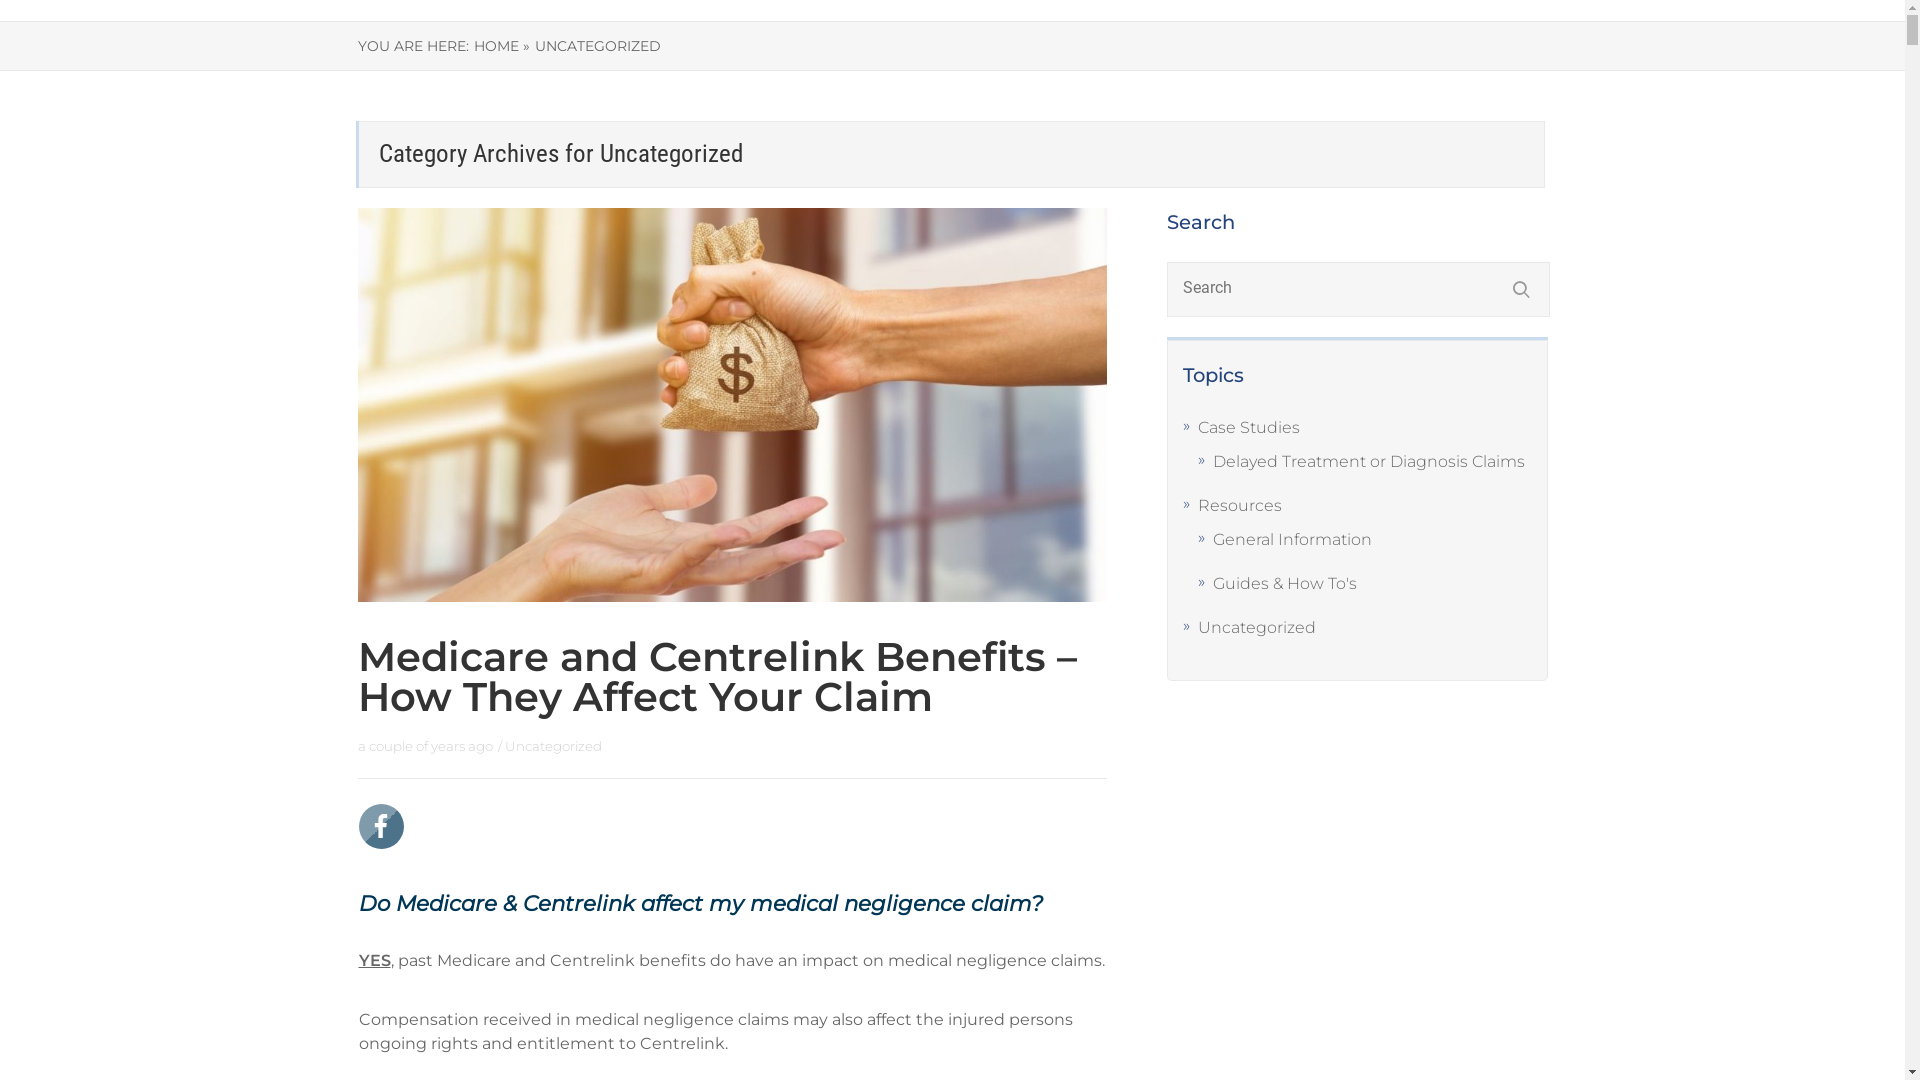  Describe the element at coordinates (1238, 504) in the screenshot. I see `'Resources'` at that location.